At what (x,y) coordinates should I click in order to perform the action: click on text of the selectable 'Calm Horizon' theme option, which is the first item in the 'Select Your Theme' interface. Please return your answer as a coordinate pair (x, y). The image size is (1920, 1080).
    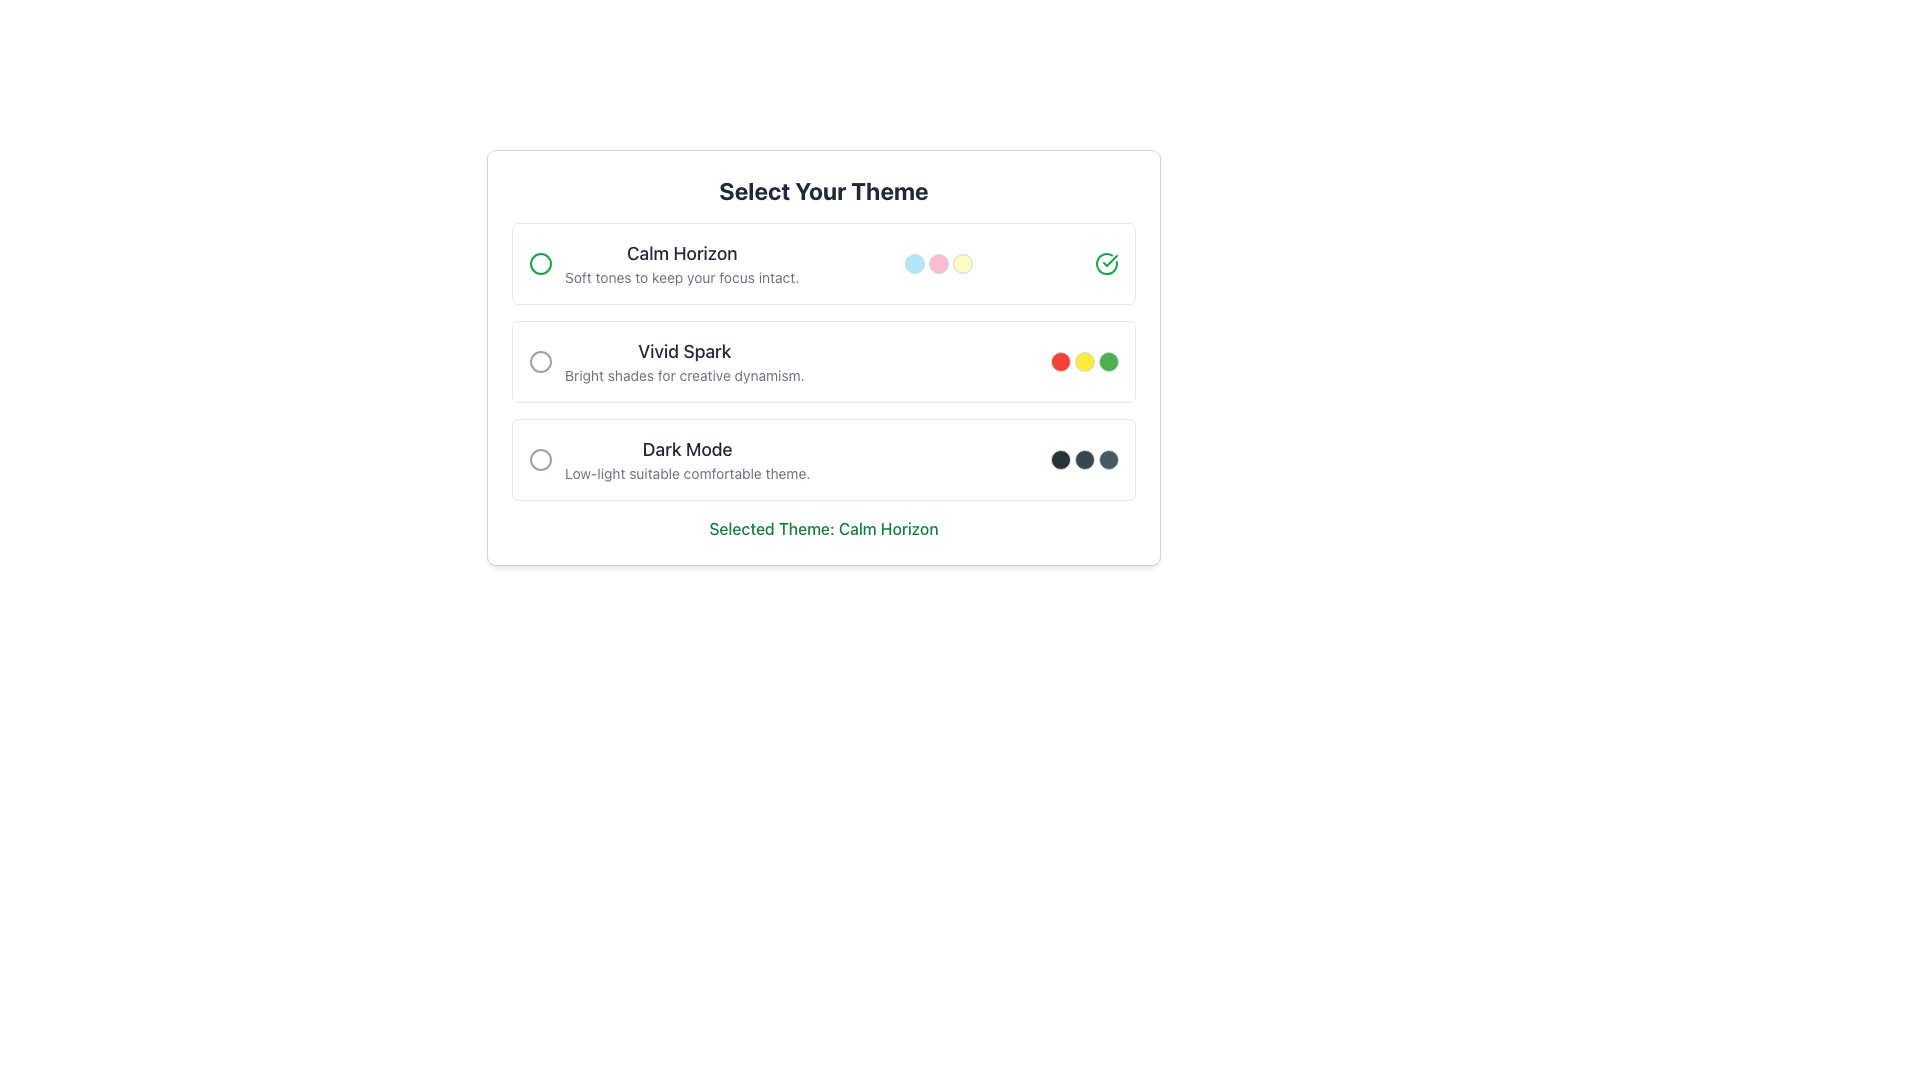
    Looking at the image, I should click on (664, 262).